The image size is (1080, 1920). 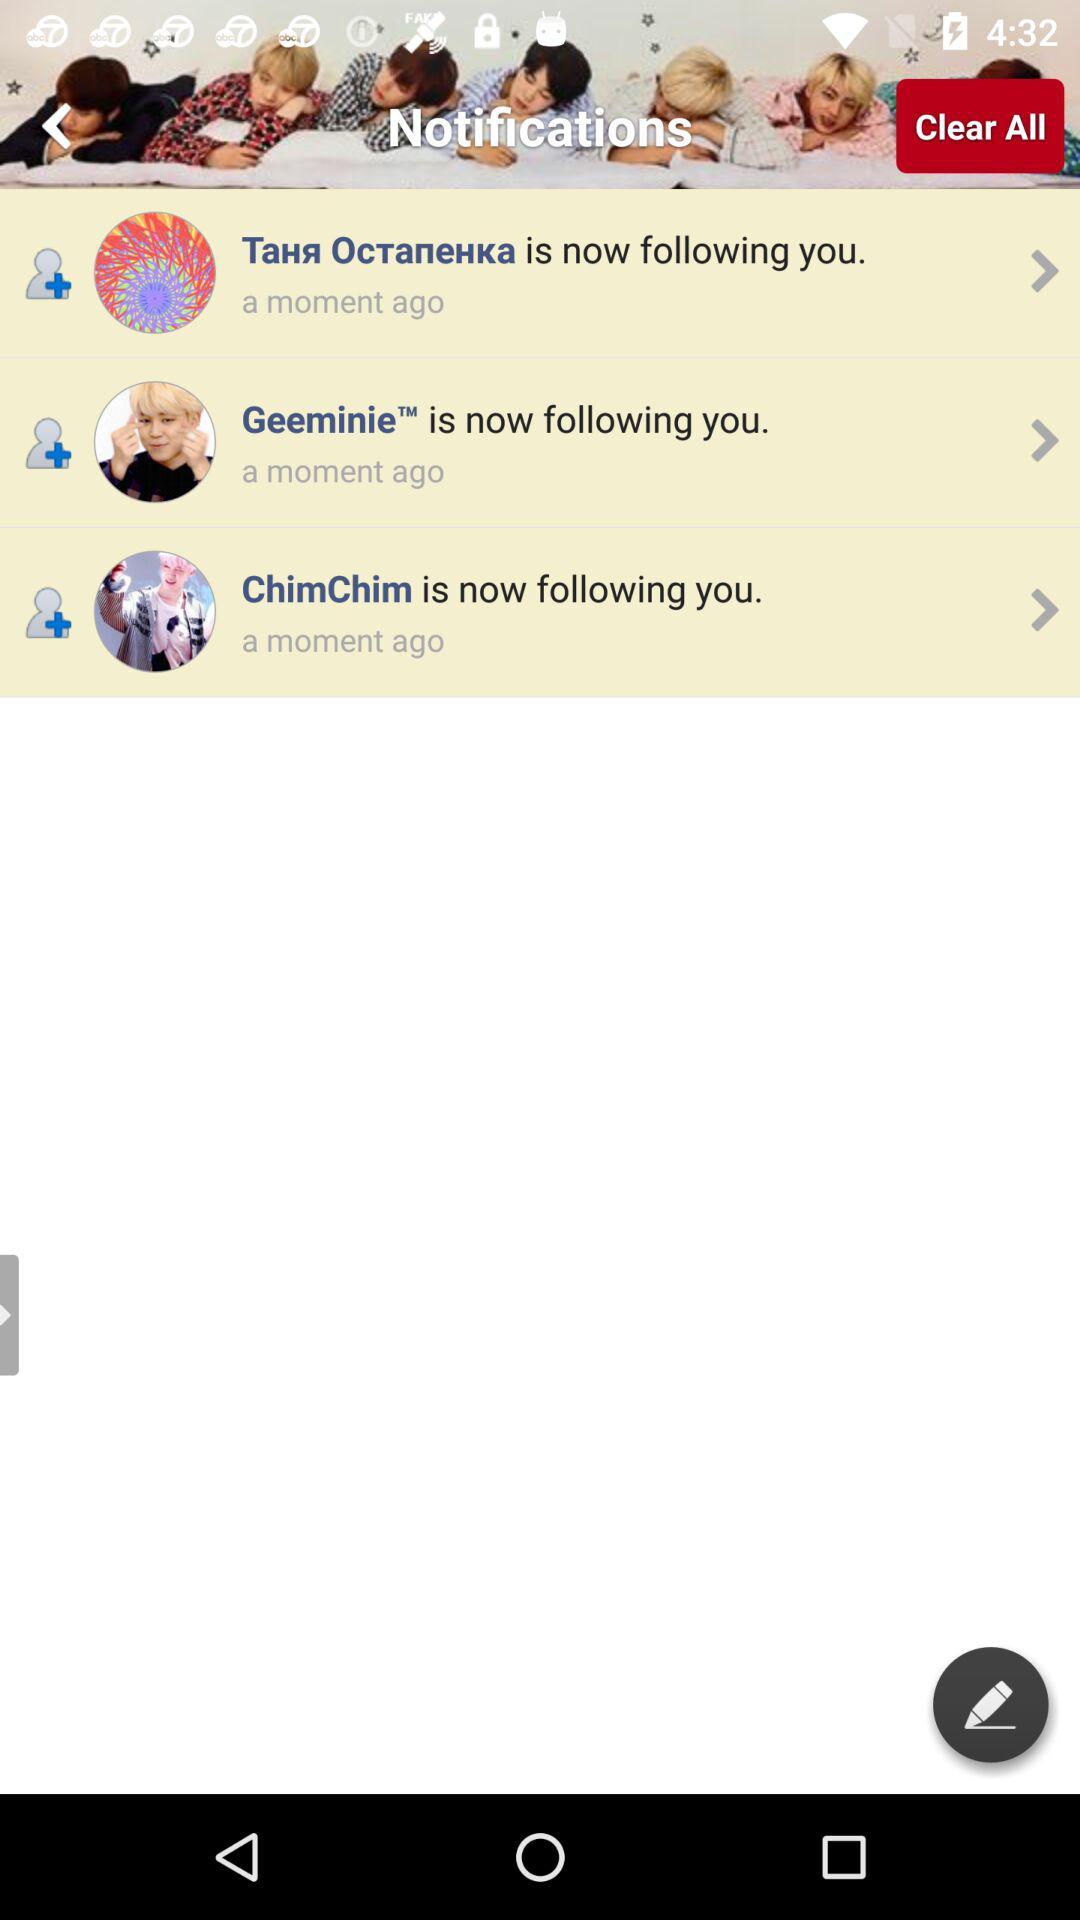 I want to click on a profile, so click(x=153, y=271).